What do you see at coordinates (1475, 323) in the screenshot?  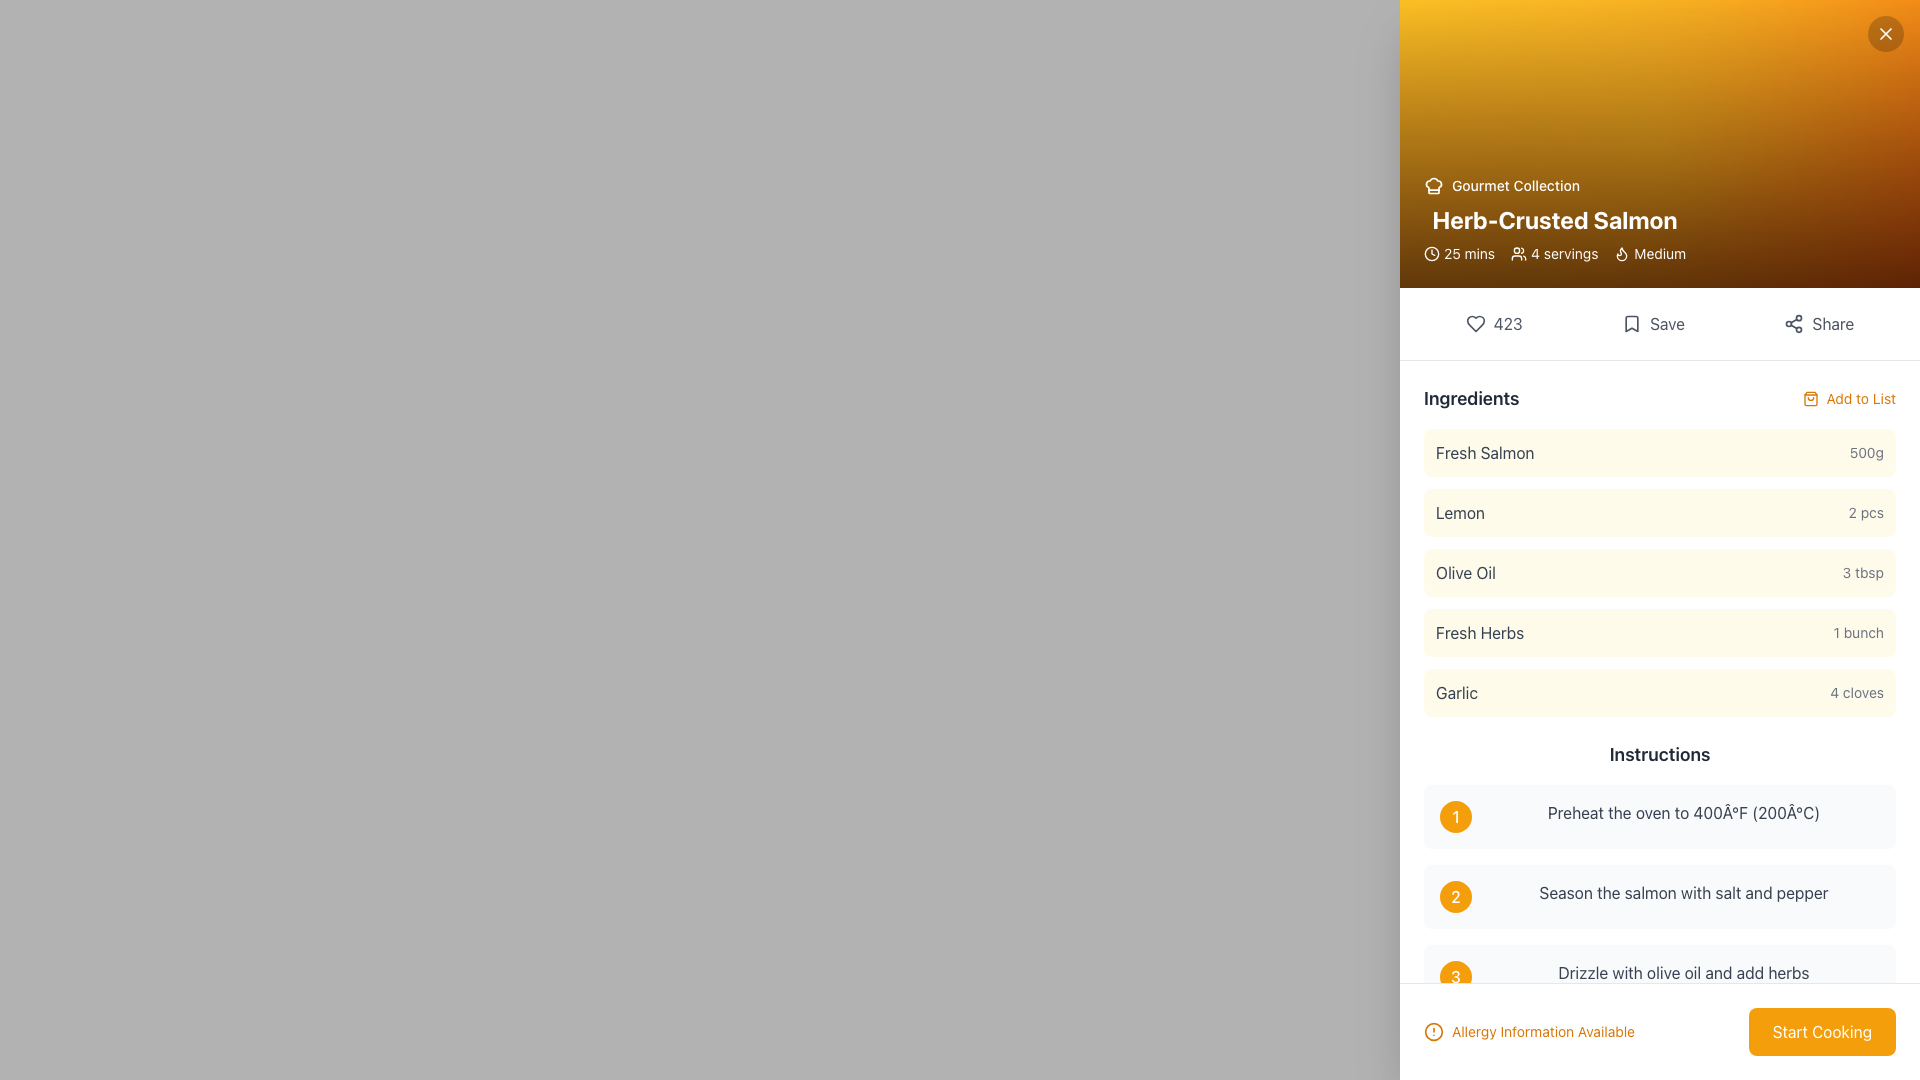 I see `the heart-shaped icon in the header section` at bounding box center [1475, 323].